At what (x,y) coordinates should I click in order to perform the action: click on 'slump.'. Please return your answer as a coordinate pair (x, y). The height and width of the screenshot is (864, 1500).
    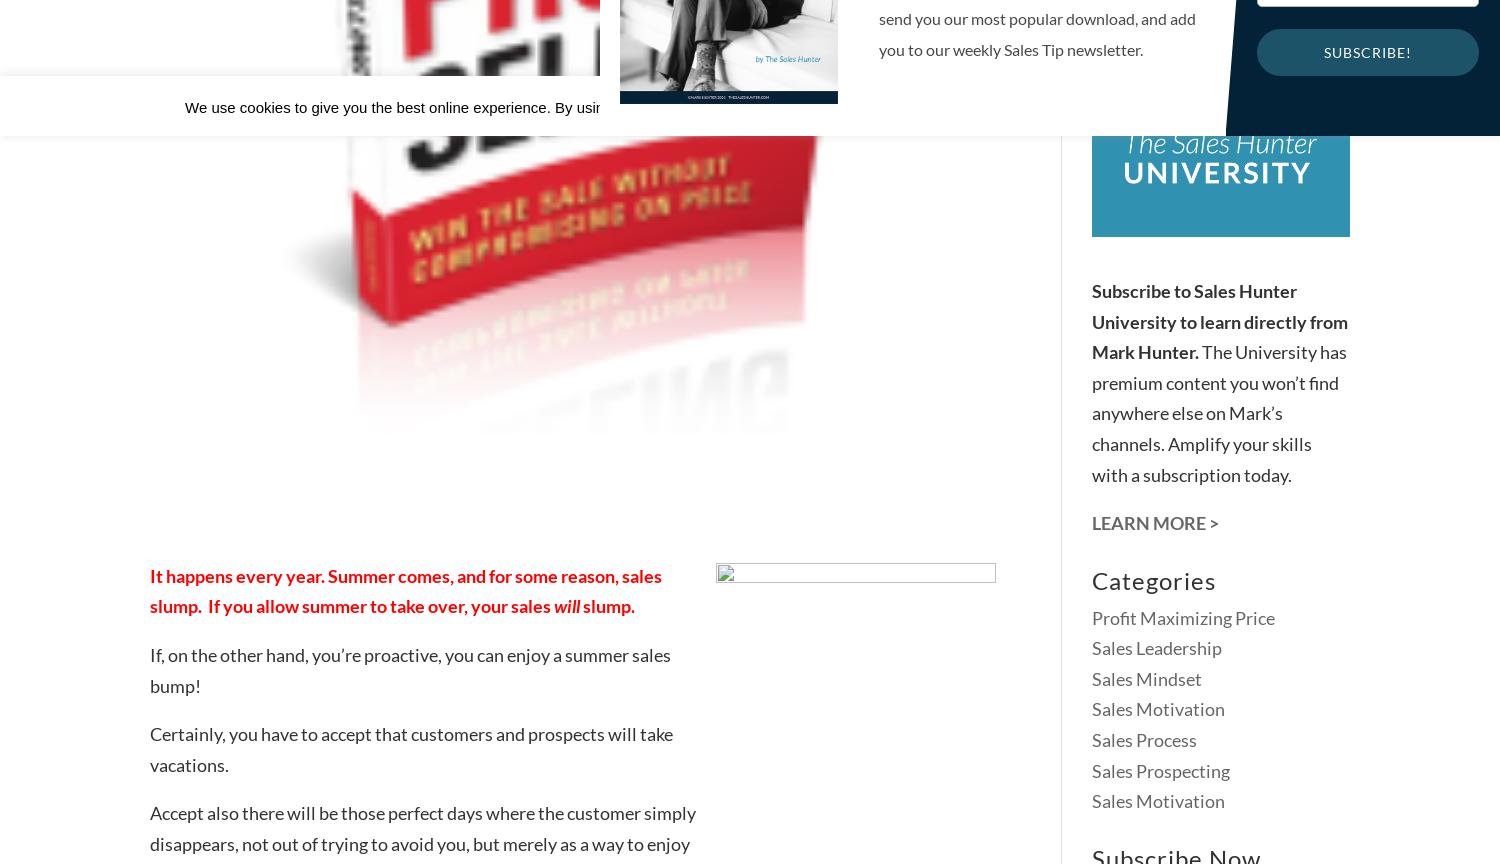
    Looking at the image, I should click on (579, 605).